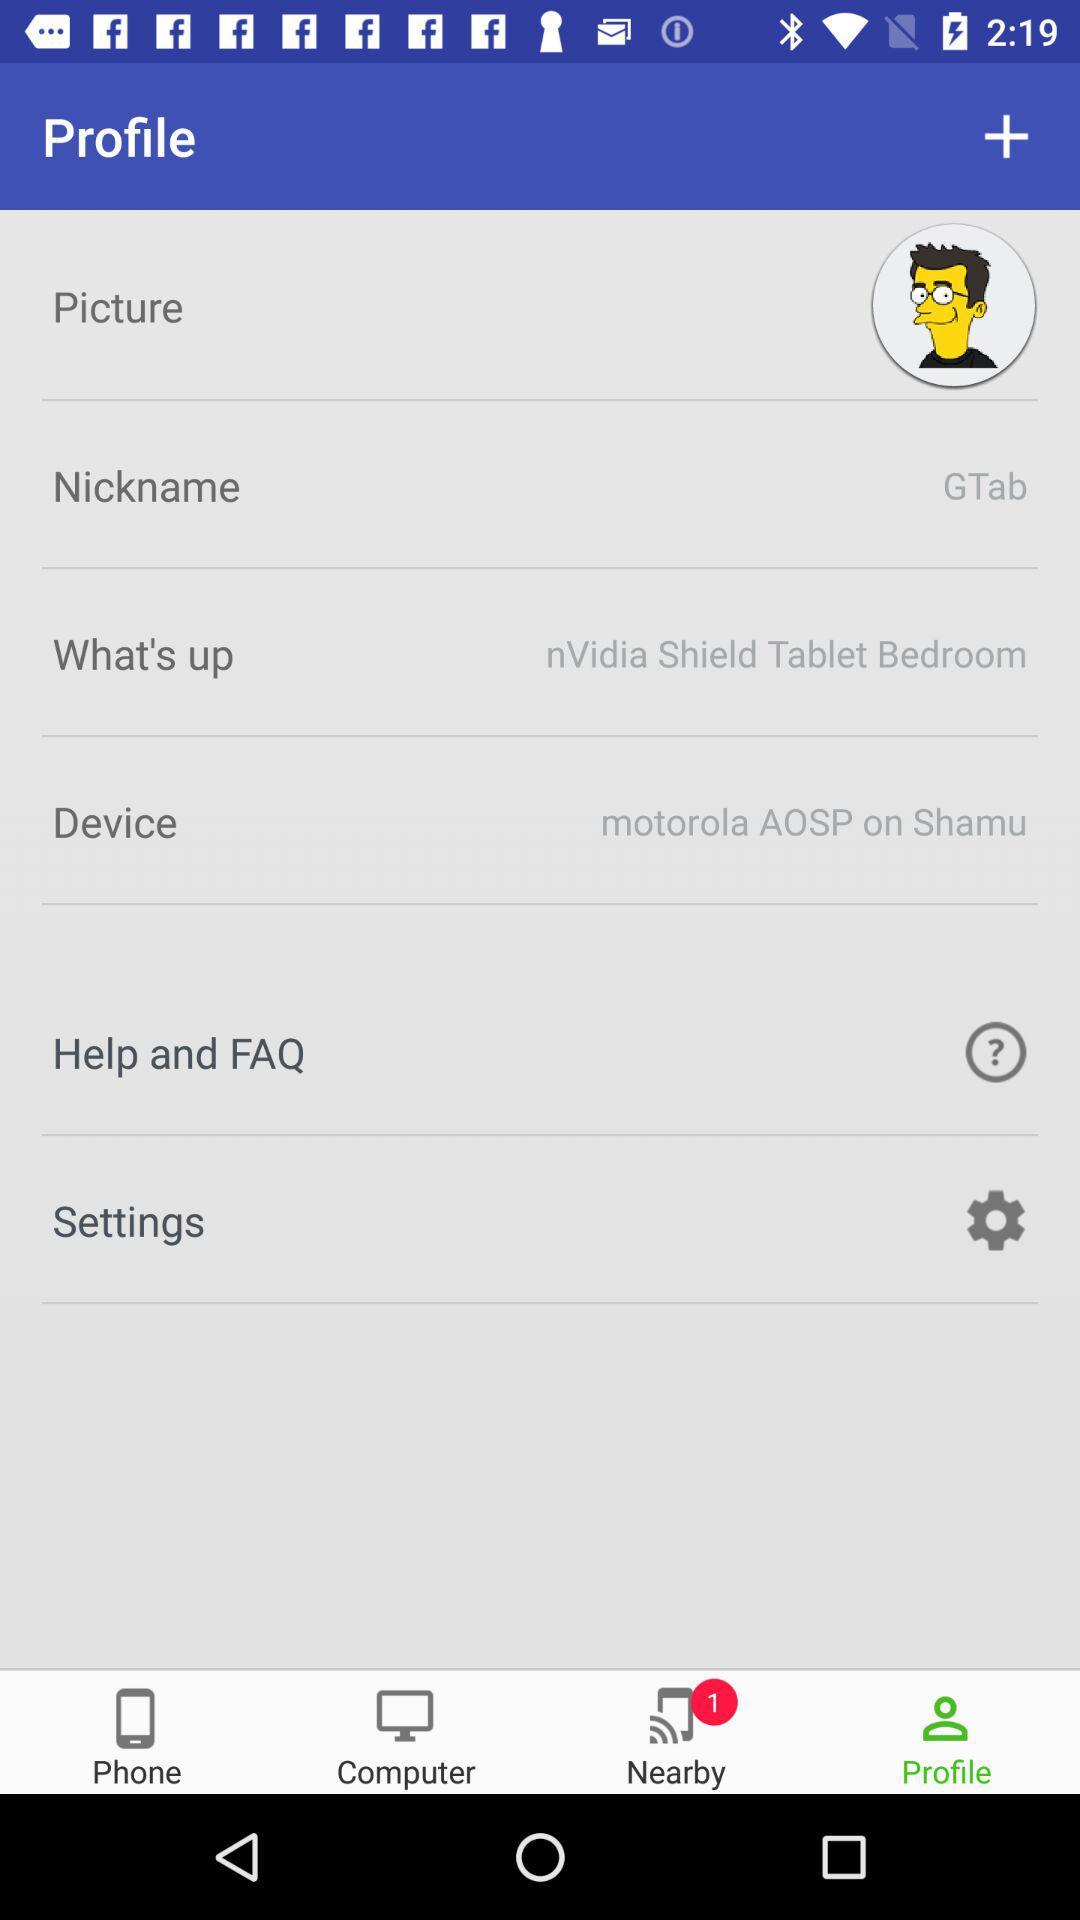  Describe the element at coordinates (952, 305) in the screenshot. I see `item above gtab icon` at that location.